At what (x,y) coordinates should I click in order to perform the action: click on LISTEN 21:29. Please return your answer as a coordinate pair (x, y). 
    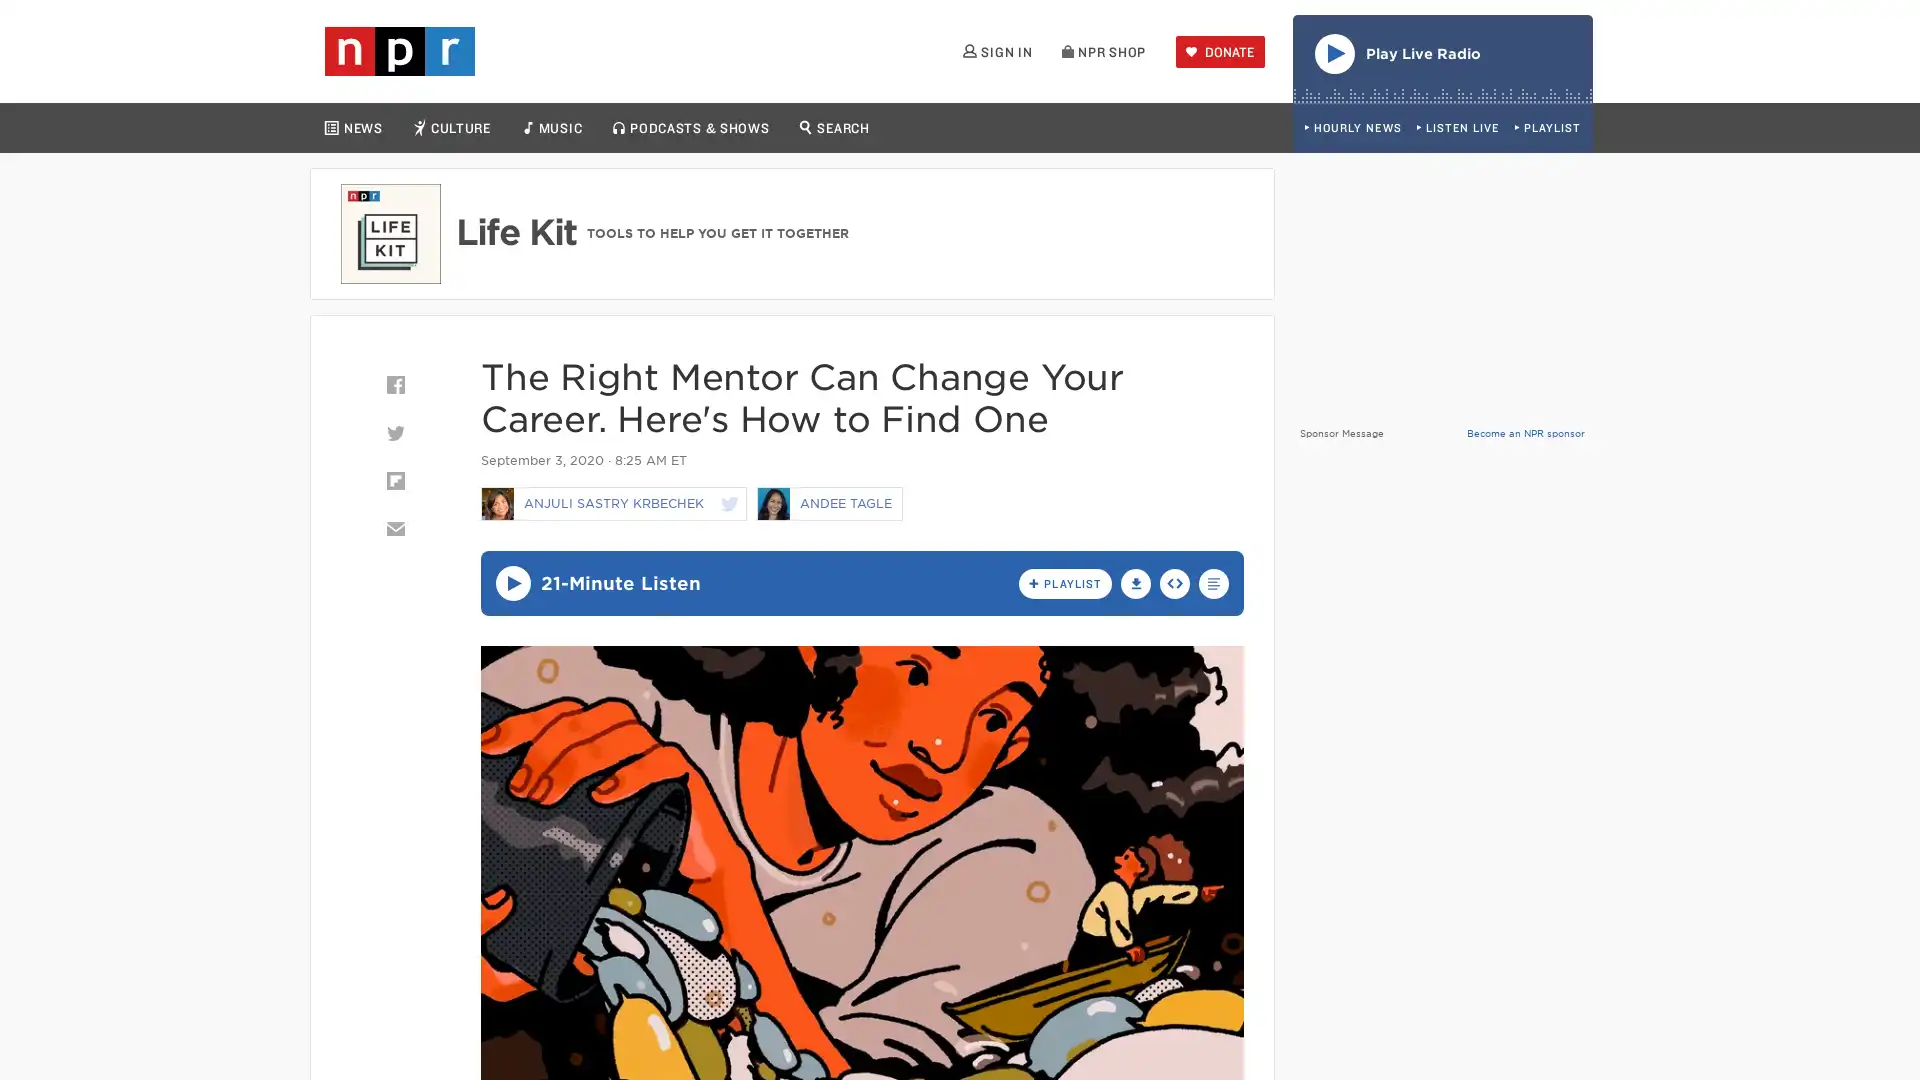
    Looking at the image, I should click on (512, 583).